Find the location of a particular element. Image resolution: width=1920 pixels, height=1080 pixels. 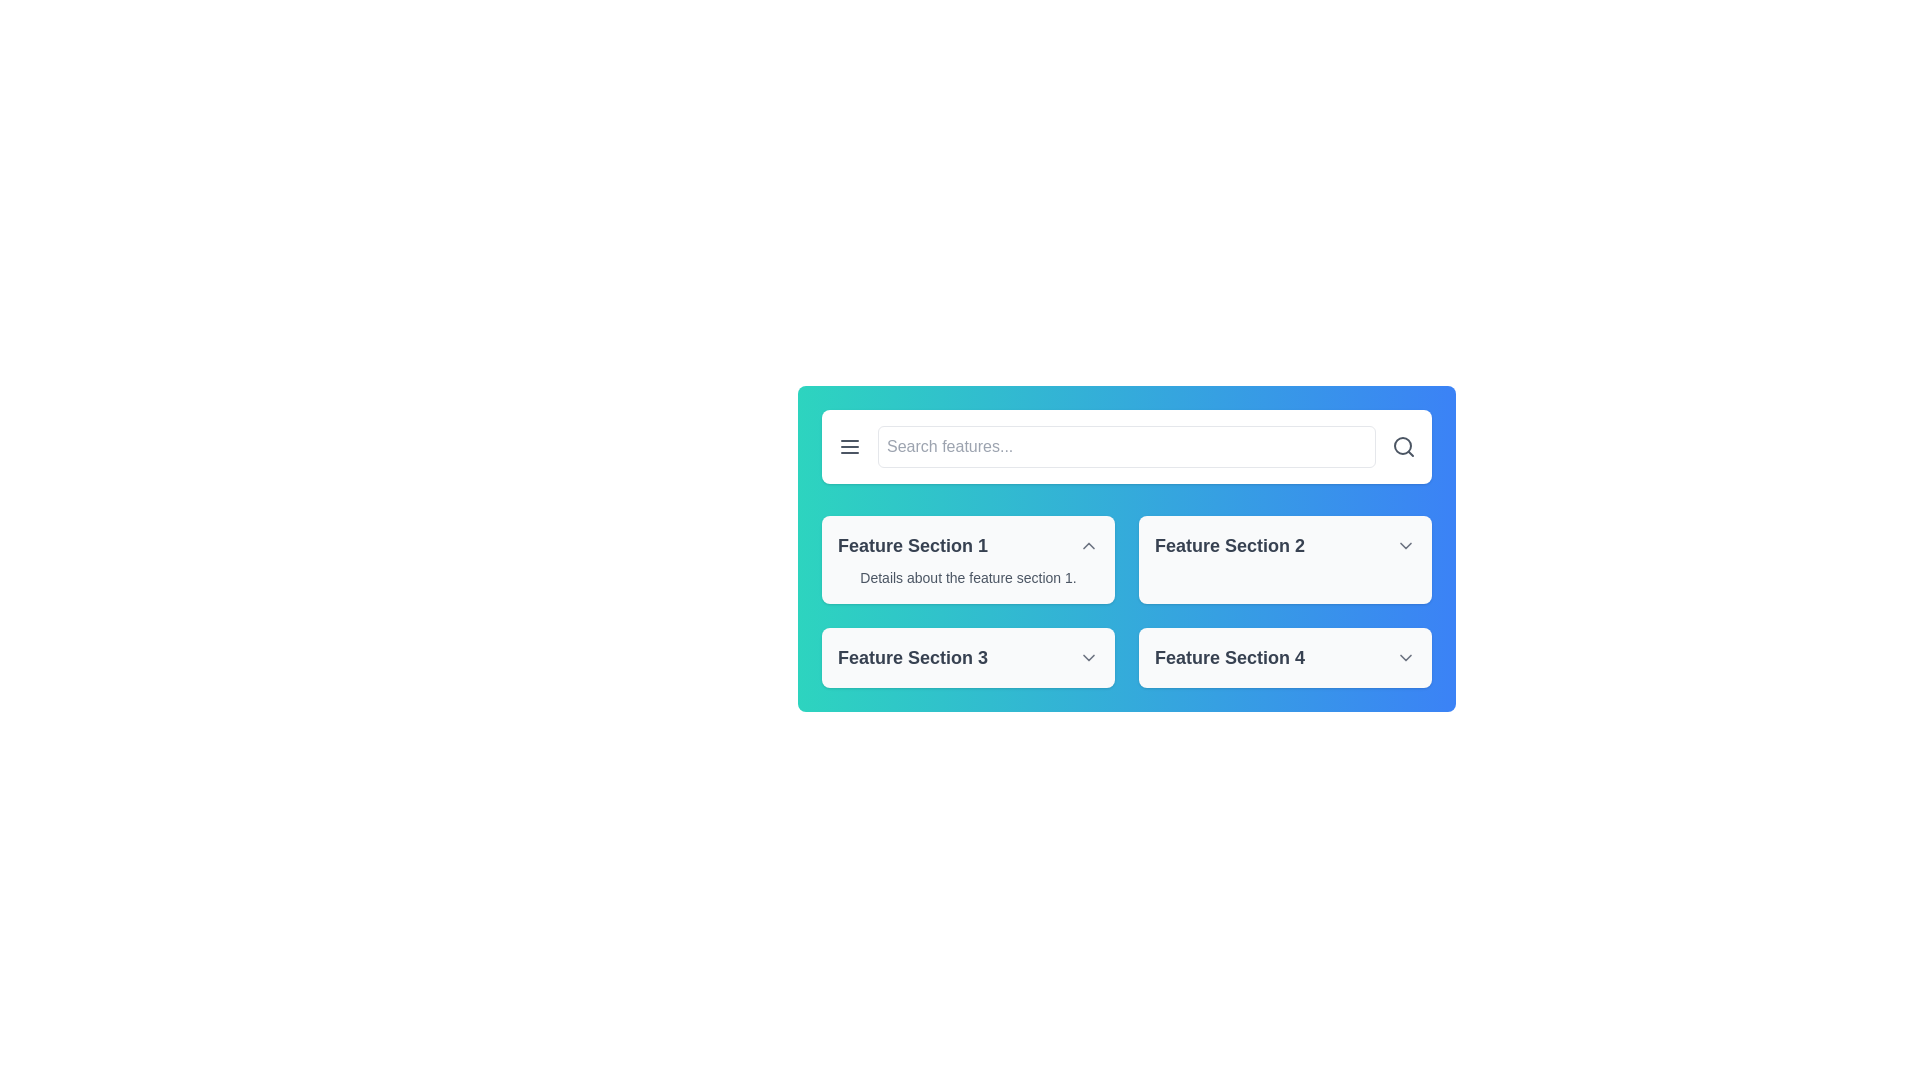

the label for 'Feature Section 2', which is positioned in the upper-right quadrant of the main interface, directly to the right of 'Feature Section 1' is located at coordinates (1228, 546).